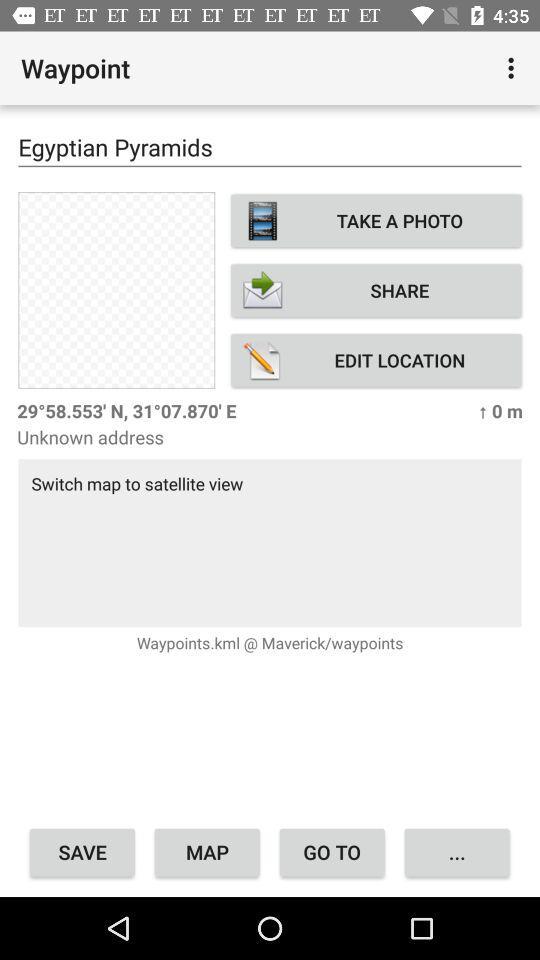 This screenshot has width=540, height=960. I want to click on icon to the right of the go to, so click(457, 851).